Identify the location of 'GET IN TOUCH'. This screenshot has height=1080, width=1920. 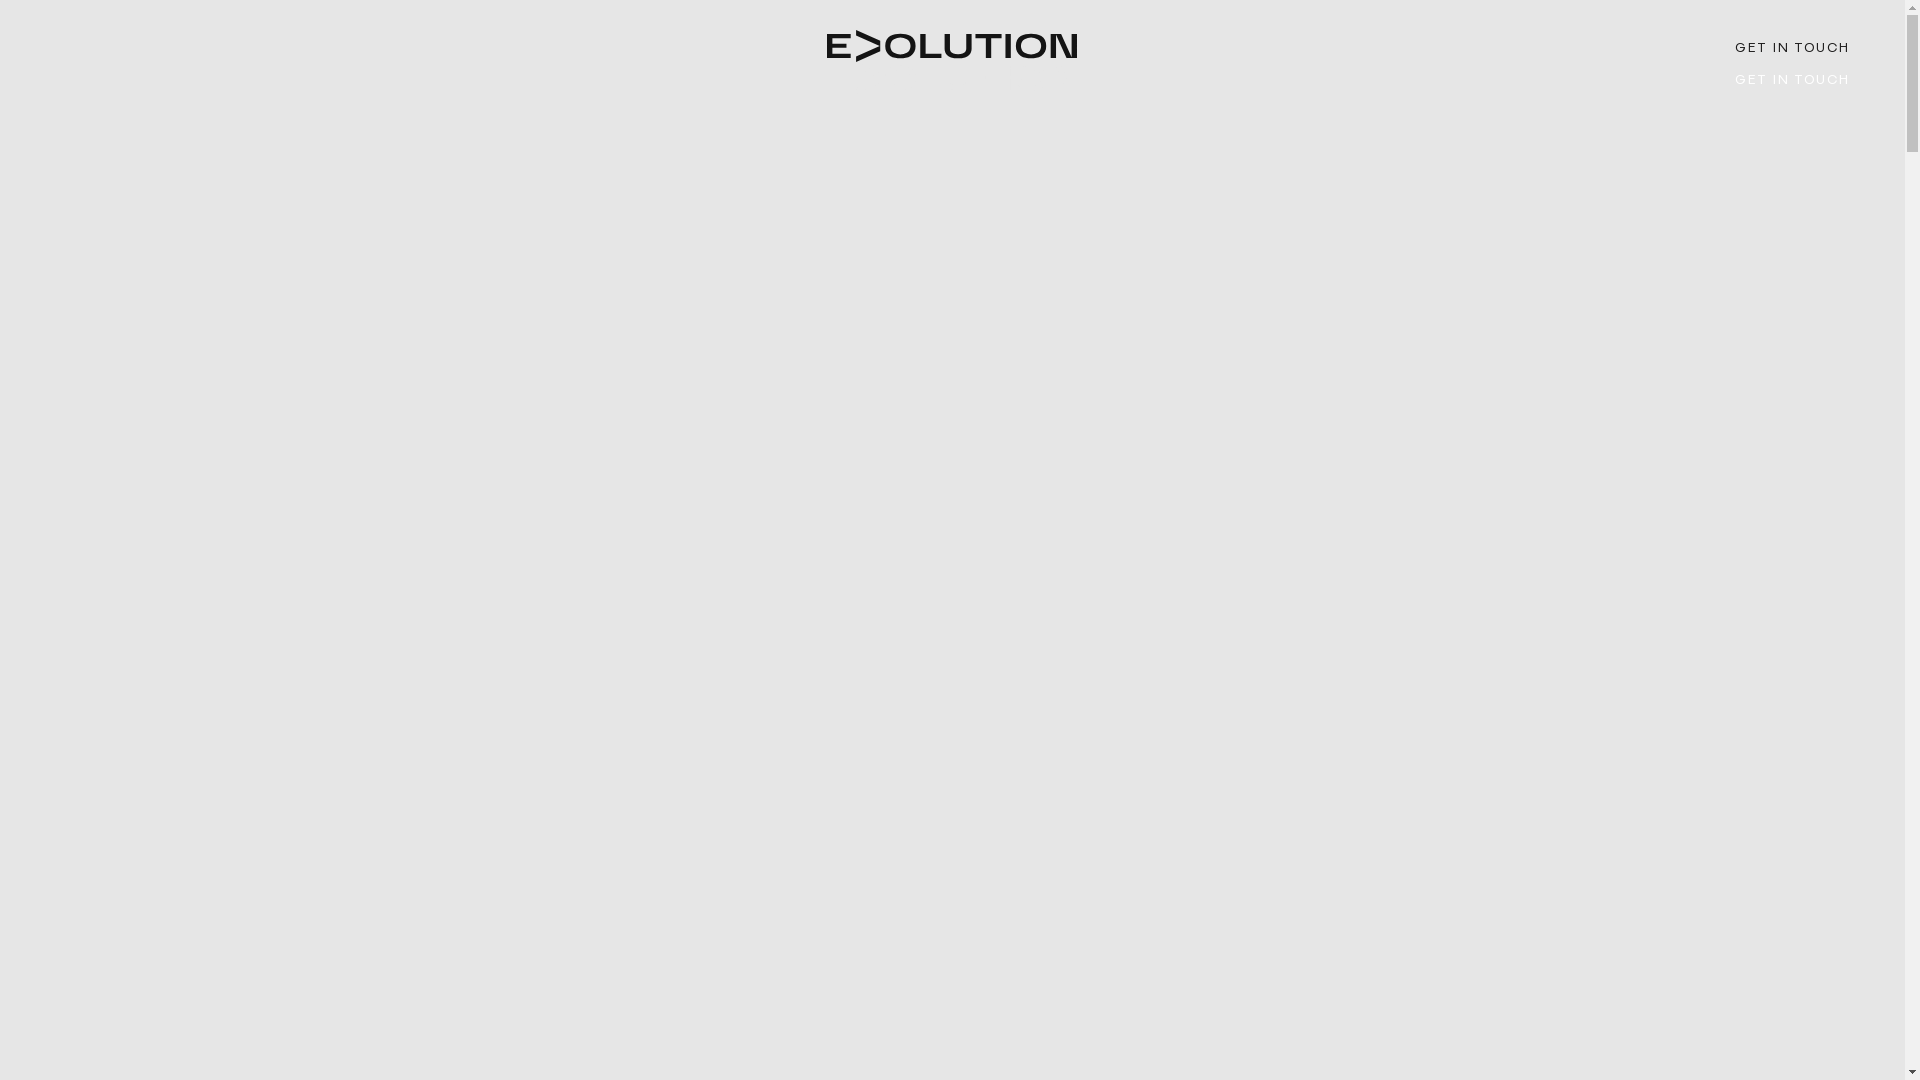
(1792, 77).